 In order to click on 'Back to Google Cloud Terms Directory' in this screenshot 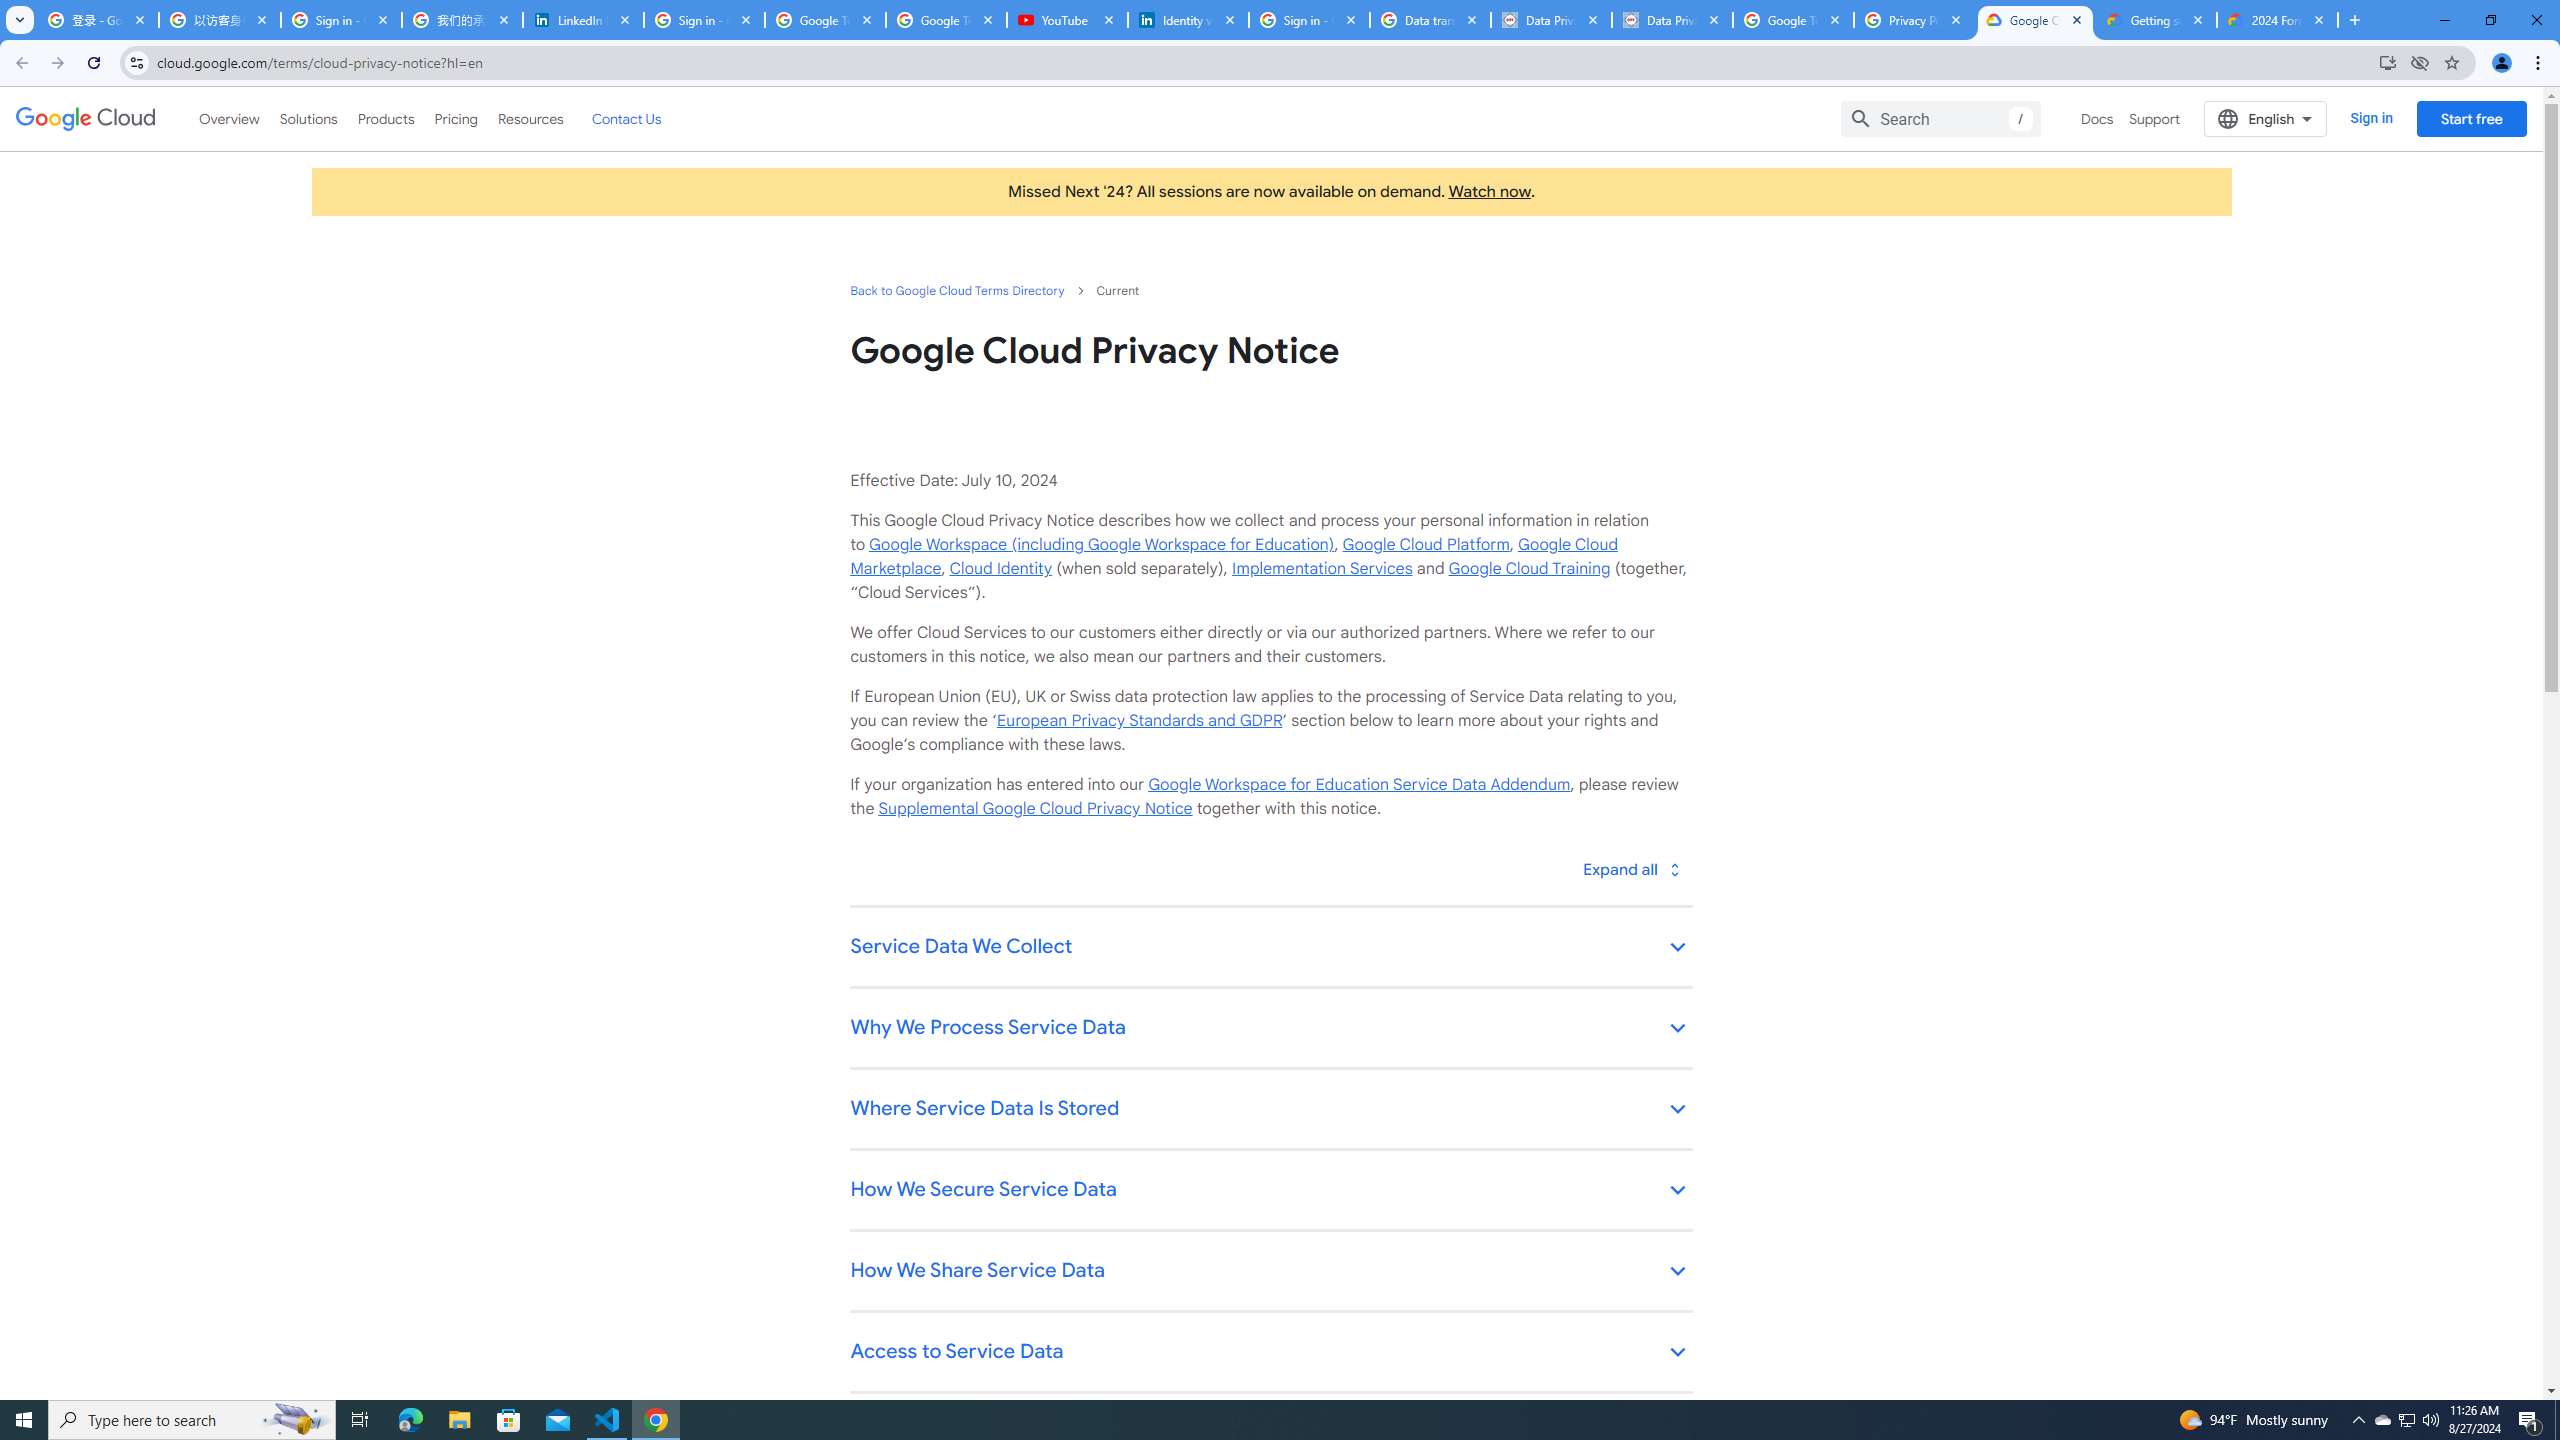, I will do `click(957, 290)`.